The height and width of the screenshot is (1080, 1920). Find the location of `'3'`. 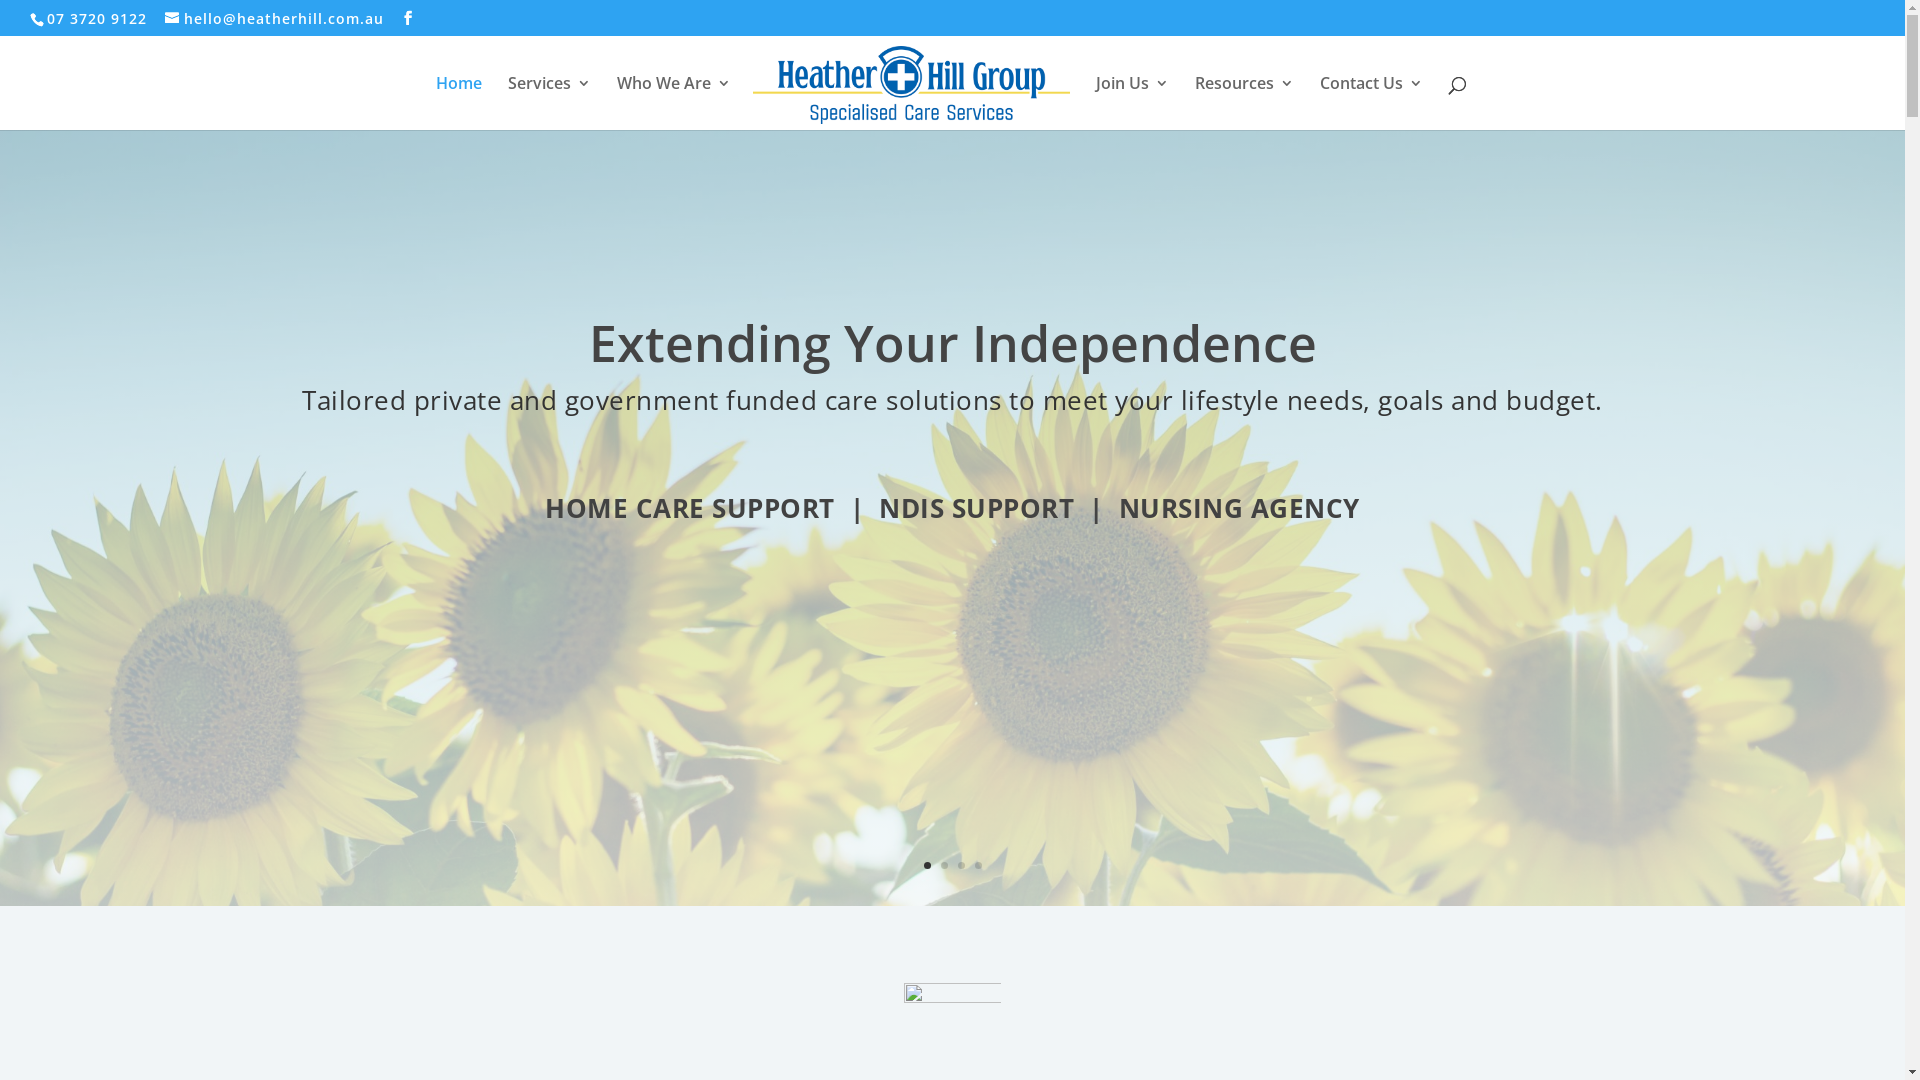

'3' is located at coordinates (961, 864).